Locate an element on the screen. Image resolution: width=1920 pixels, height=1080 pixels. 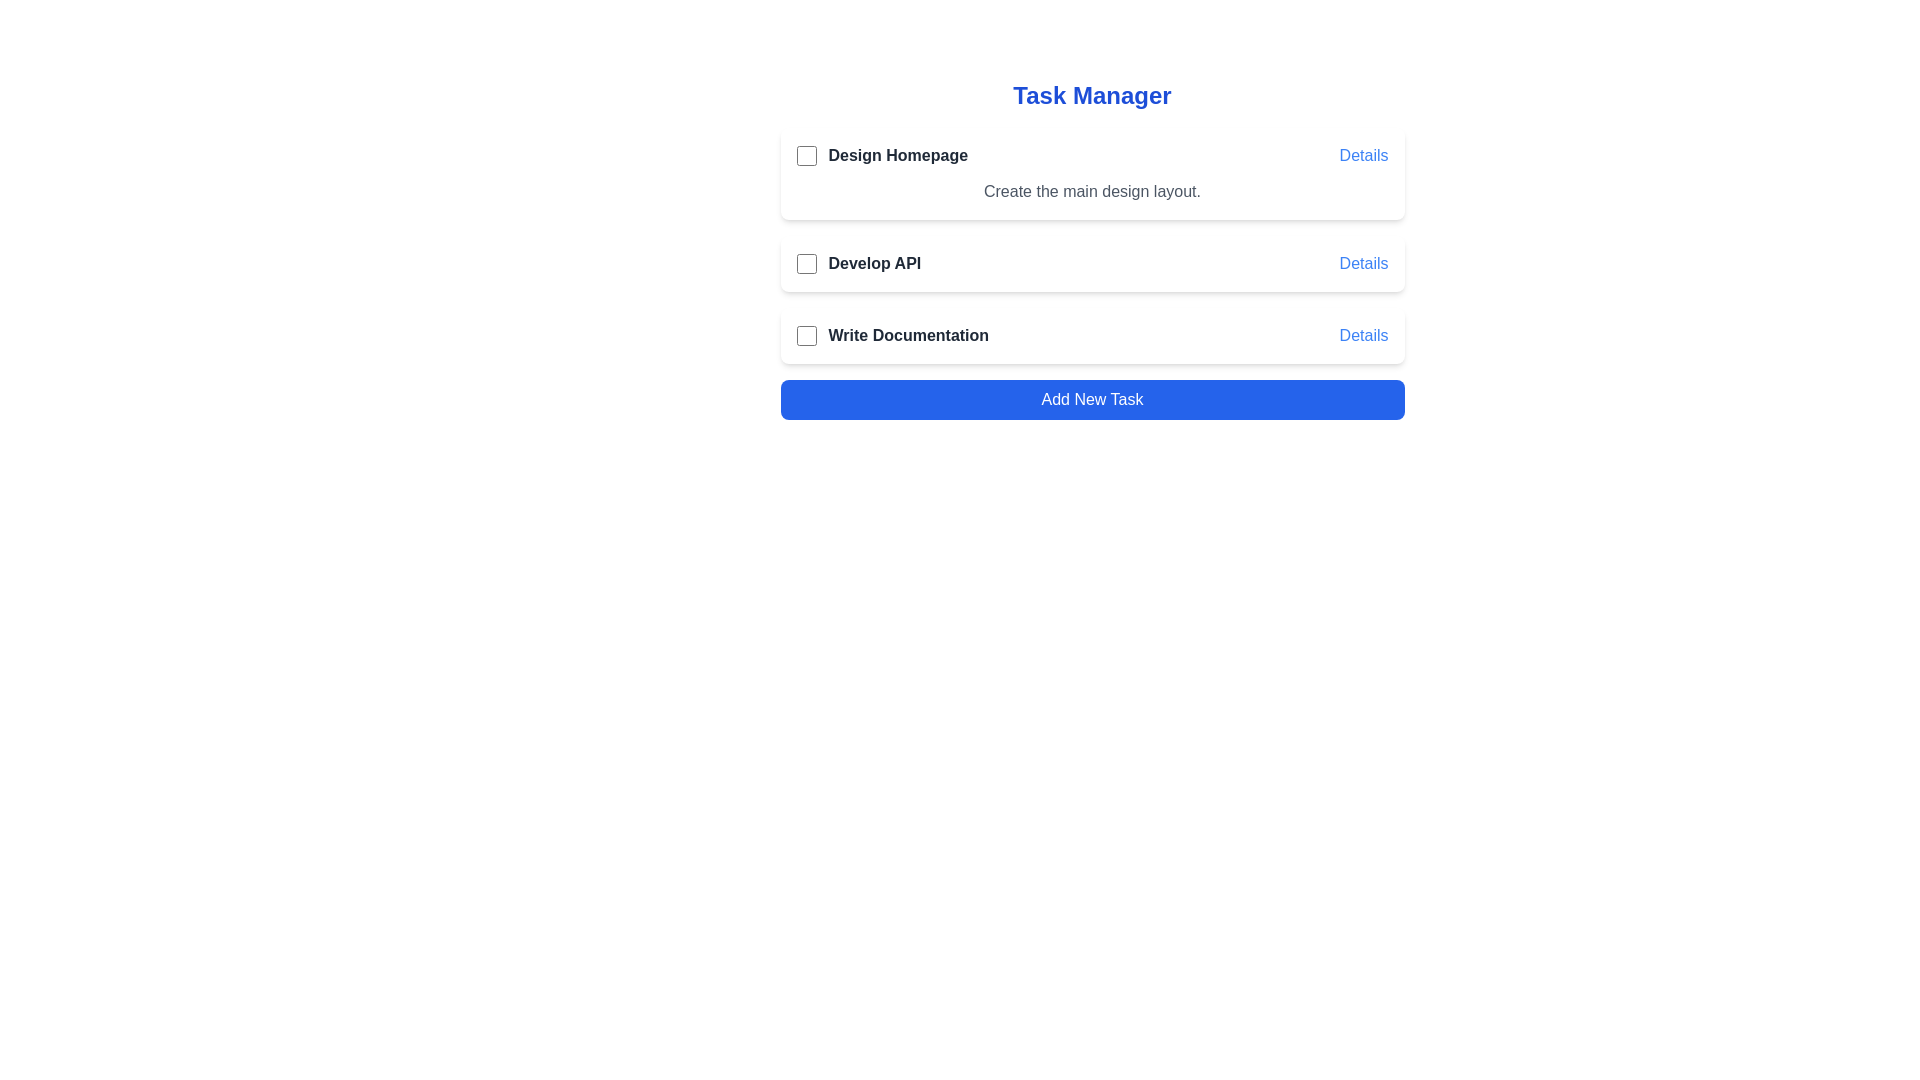
the checkbox for the task 'Write Documentation' to mark it as completed is located at coordinates (806, 334).